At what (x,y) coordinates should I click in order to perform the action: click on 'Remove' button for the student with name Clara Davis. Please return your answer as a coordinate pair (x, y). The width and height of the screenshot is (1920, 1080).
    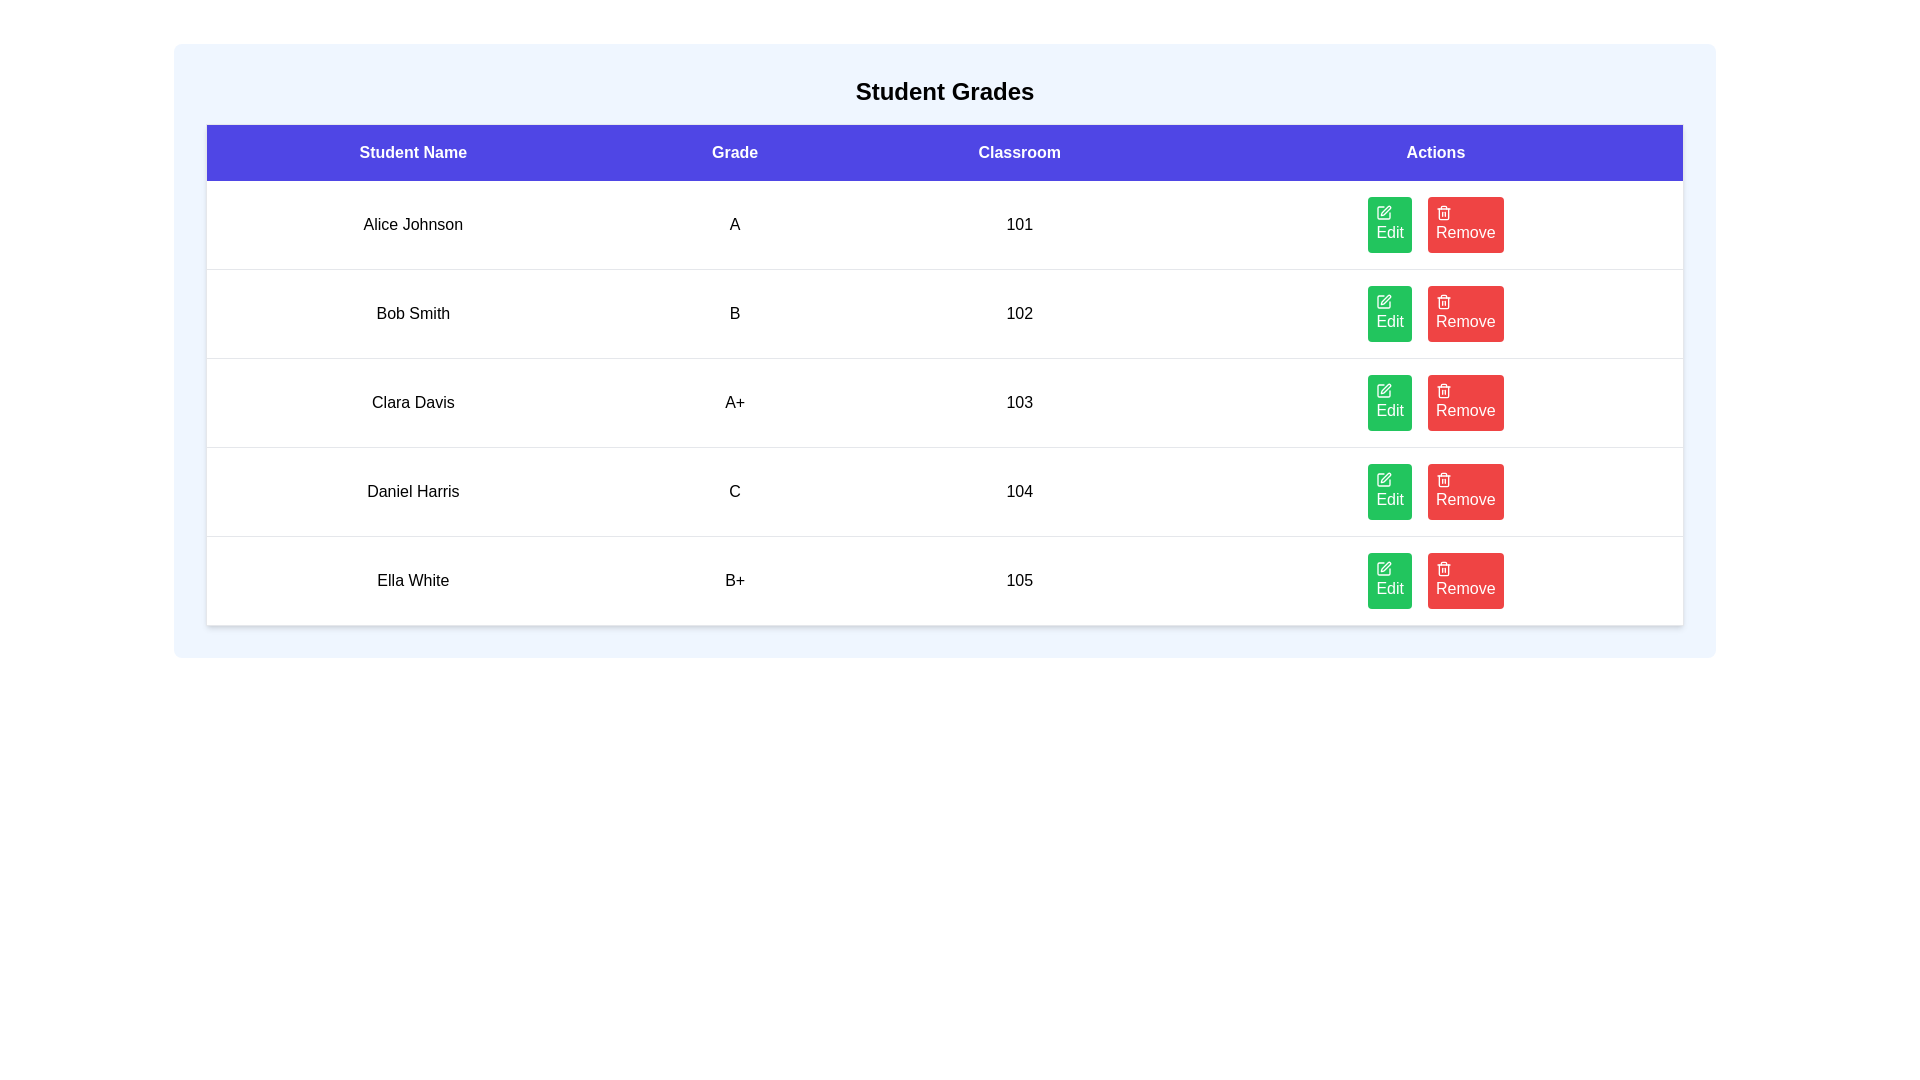
    Looking at the image, I should click on (1465, 402).